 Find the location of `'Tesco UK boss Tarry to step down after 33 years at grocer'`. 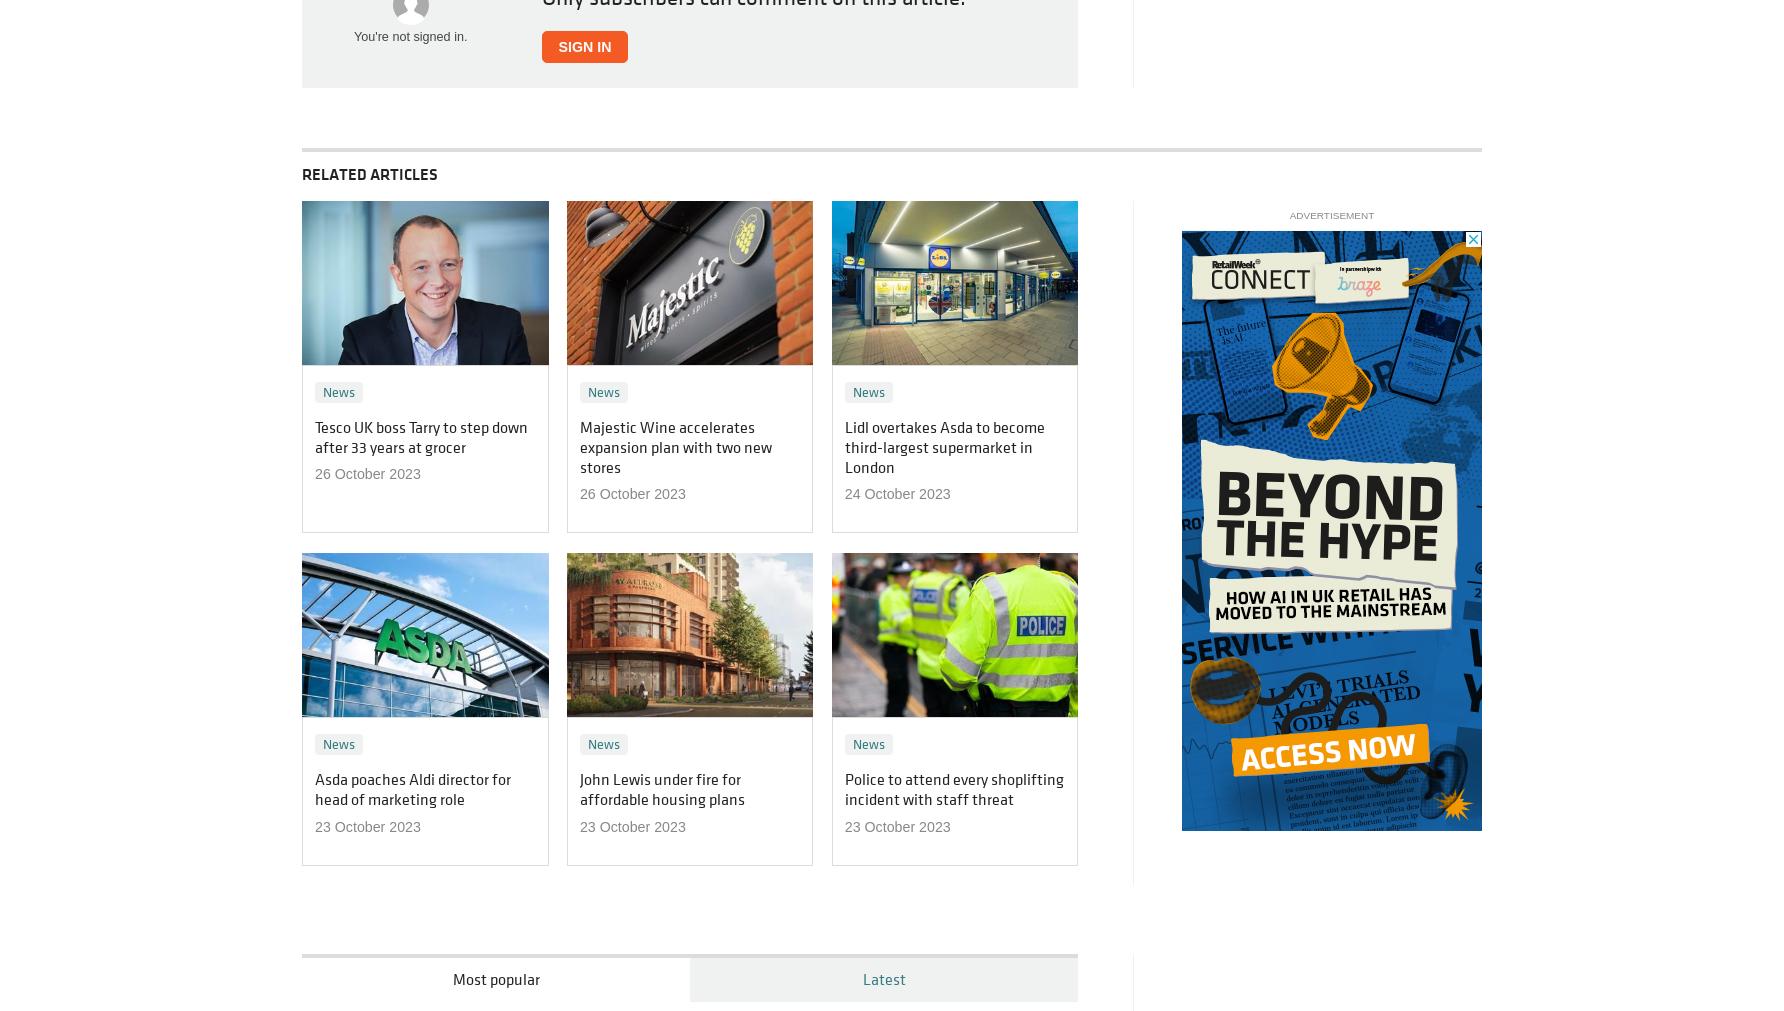

'Tesco UK boss Tarry to step down after 33 years at grocer' is located at coordinates (315, 435).